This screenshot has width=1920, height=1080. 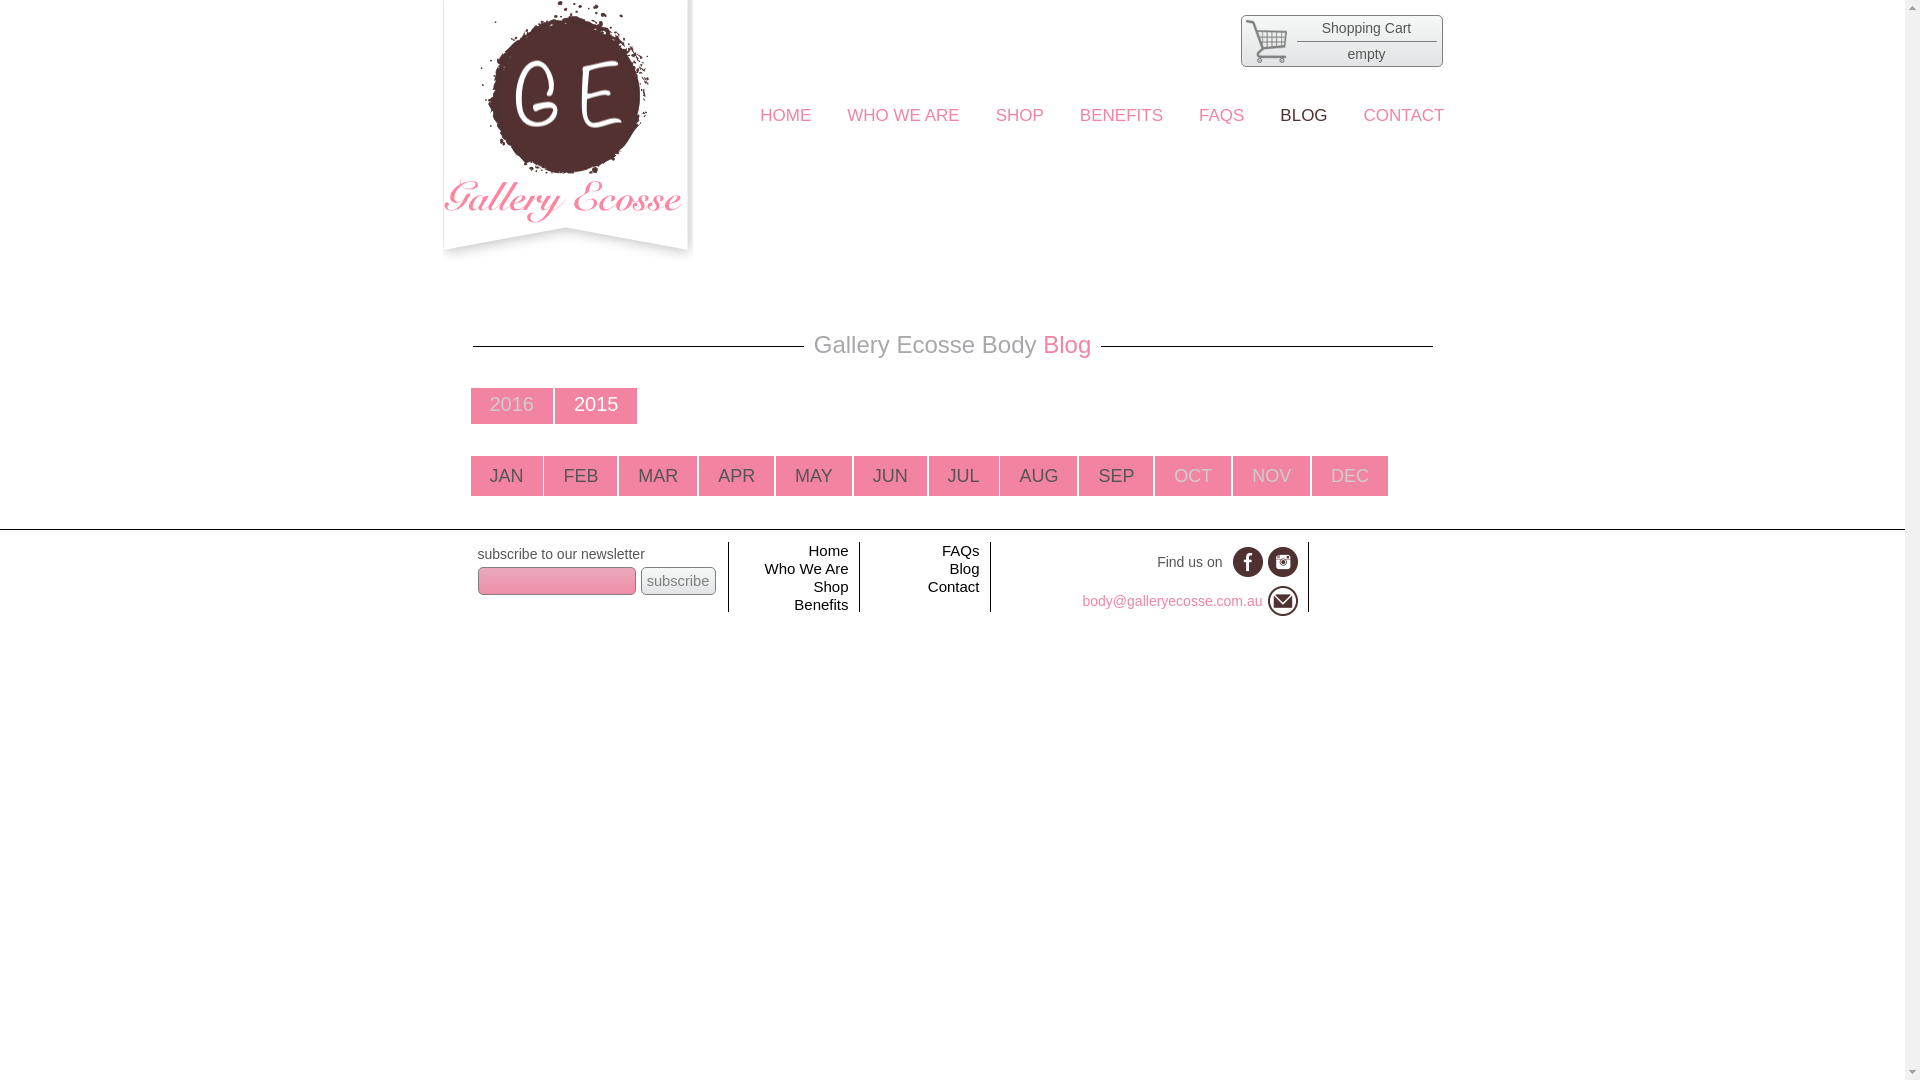 I want to click on 'JUN', so click(x=889, y=475).